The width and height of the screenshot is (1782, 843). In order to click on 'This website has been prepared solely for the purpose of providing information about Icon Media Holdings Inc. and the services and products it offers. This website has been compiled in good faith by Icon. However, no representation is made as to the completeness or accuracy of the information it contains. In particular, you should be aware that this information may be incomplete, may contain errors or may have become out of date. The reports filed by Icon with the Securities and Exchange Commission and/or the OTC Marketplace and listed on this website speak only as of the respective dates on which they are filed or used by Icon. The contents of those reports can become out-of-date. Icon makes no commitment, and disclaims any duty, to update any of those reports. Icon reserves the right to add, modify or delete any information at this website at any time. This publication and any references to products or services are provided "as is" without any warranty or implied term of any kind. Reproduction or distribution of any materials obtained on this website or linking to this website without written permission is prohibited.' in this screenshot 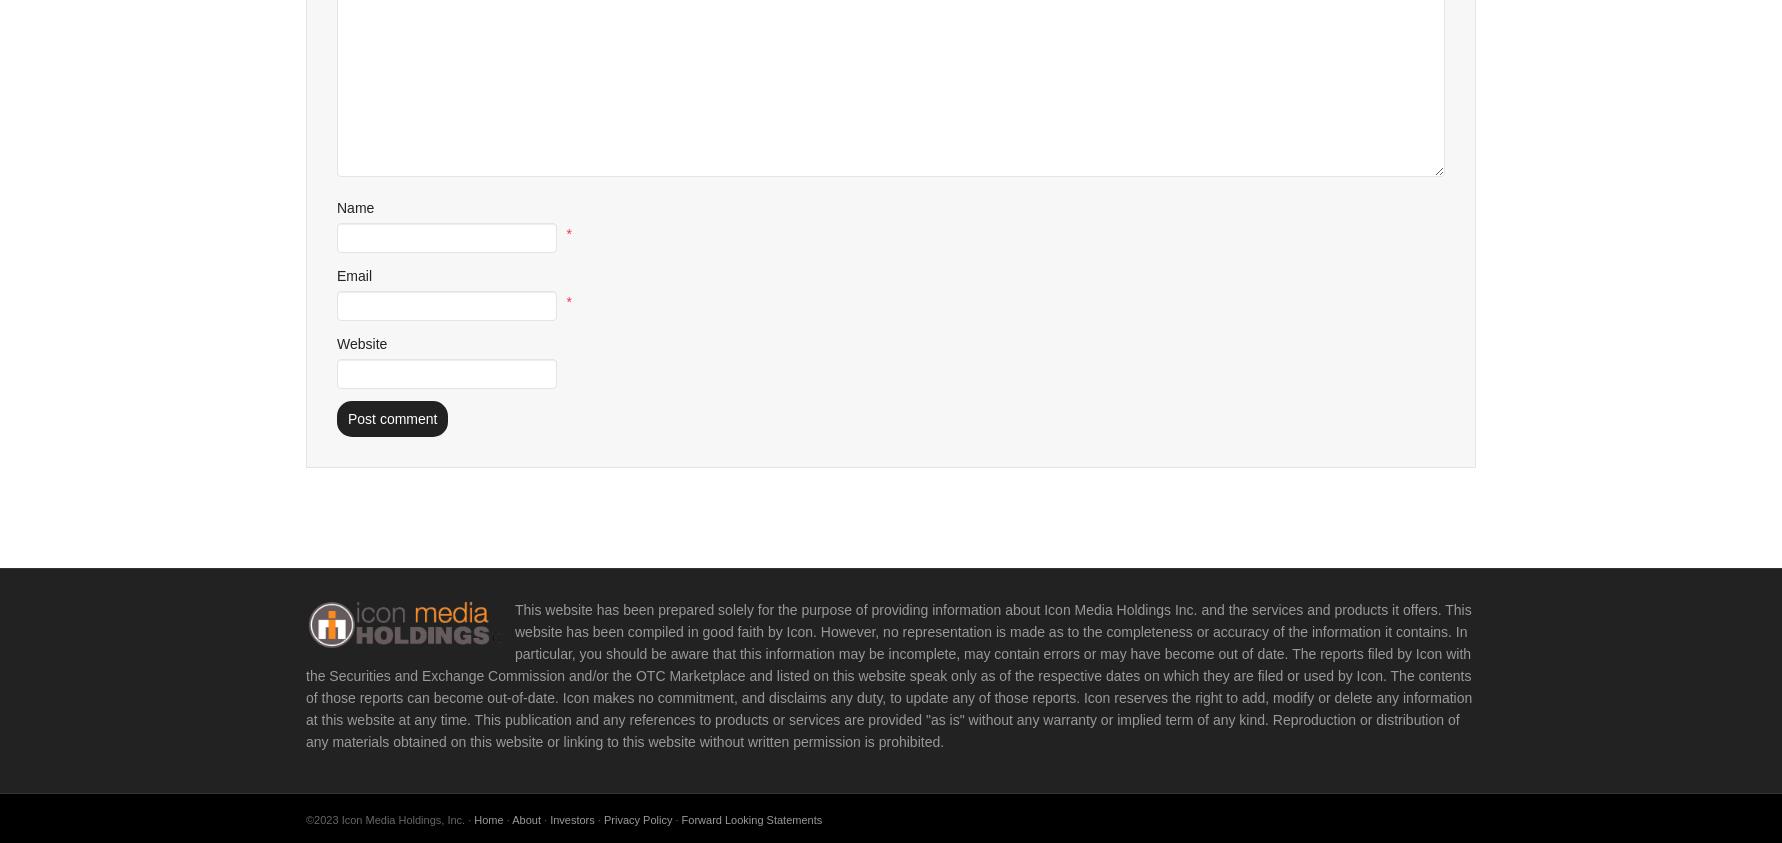, I will do `click(304, 673)`.